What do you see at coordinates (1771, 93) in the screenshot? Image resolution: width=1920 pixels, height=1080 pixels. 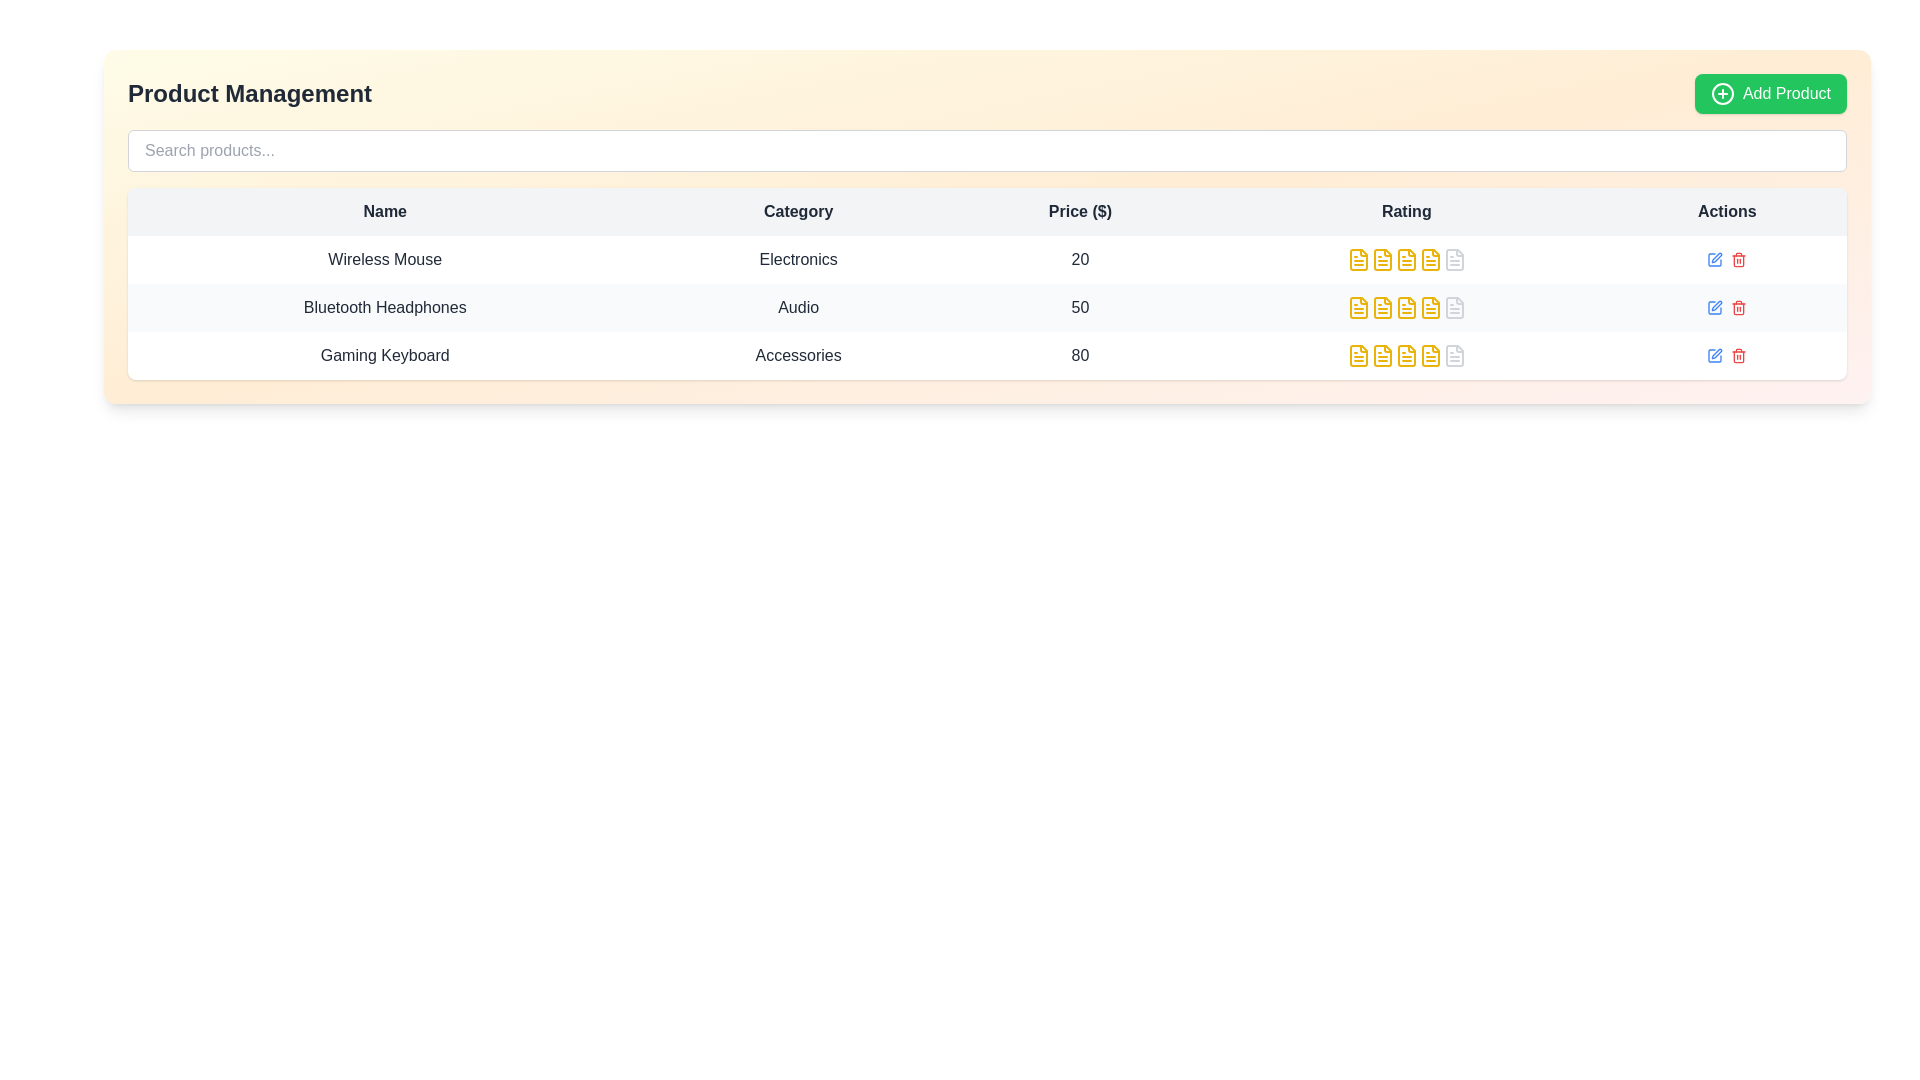 I see `the 'Add Product' button` at bounding box center [1771, 93].